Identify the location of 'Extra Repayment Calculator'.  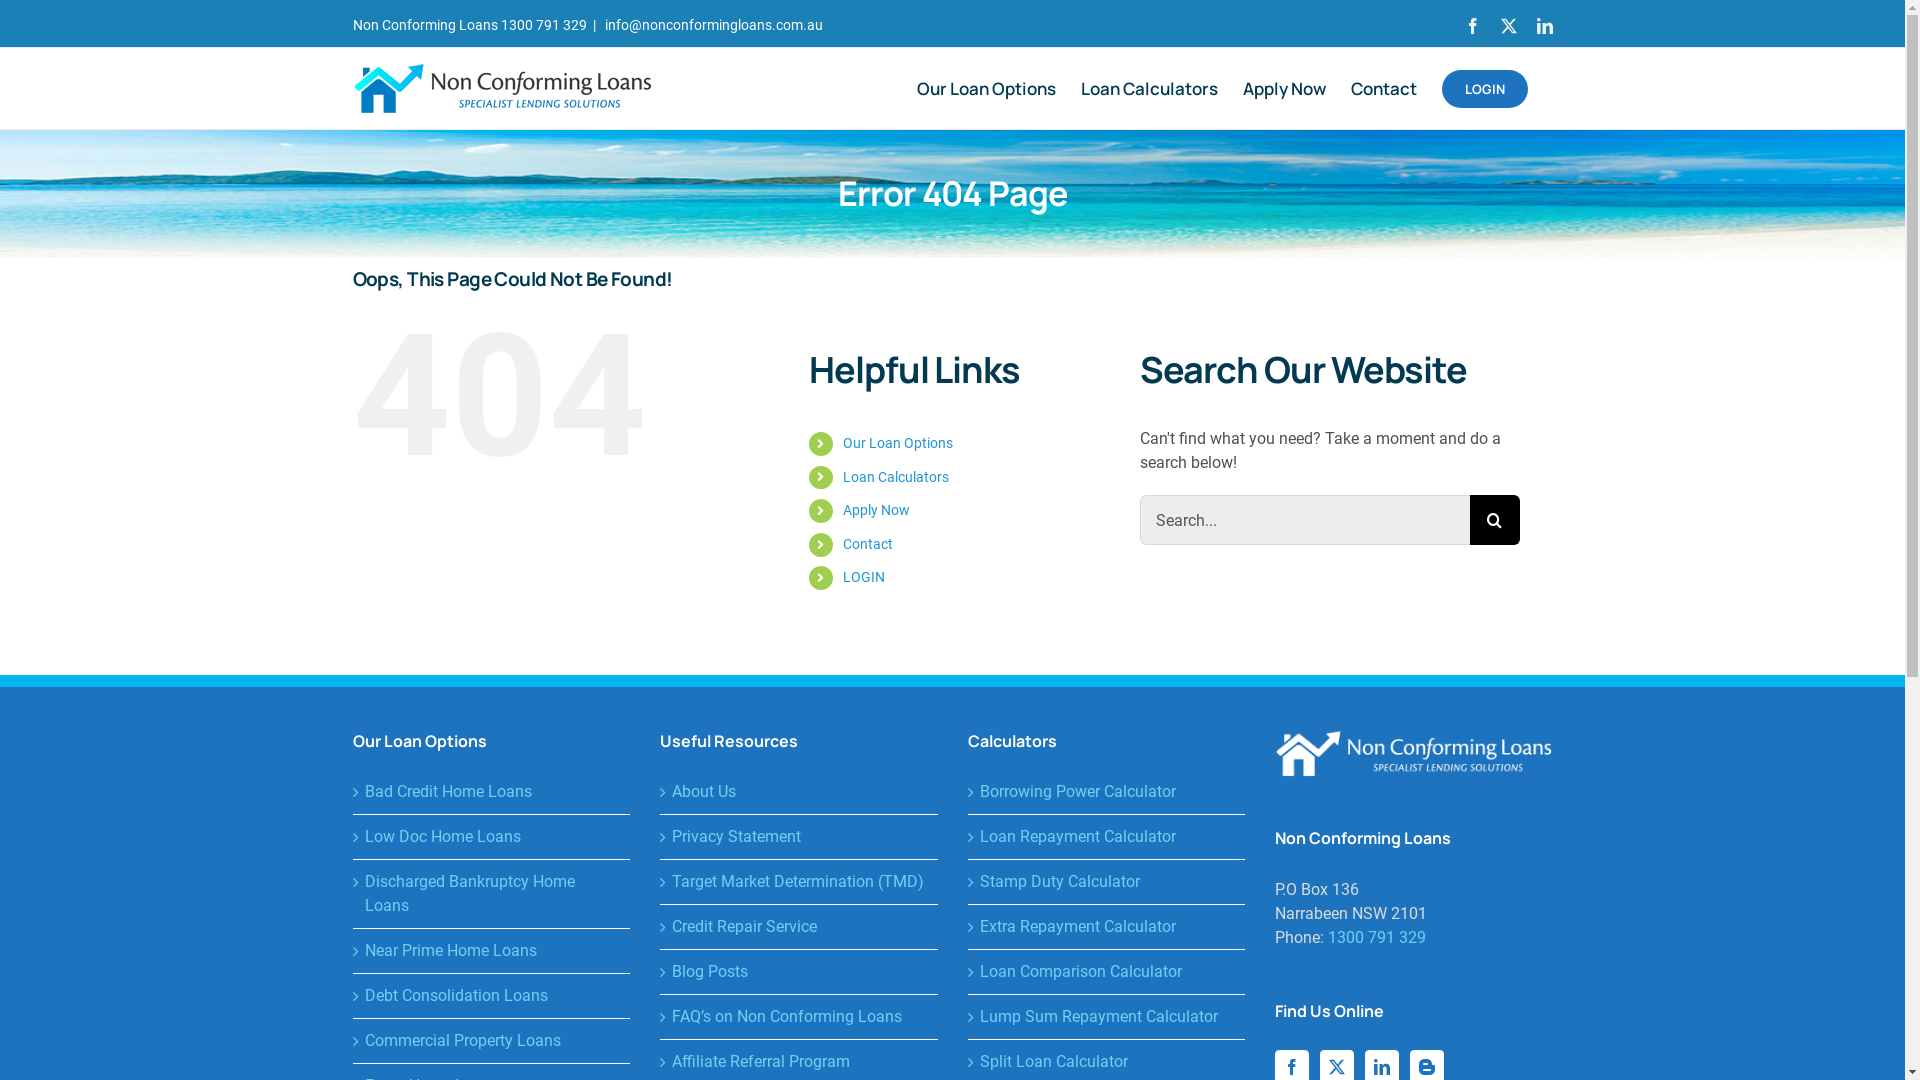
(1107, 926).